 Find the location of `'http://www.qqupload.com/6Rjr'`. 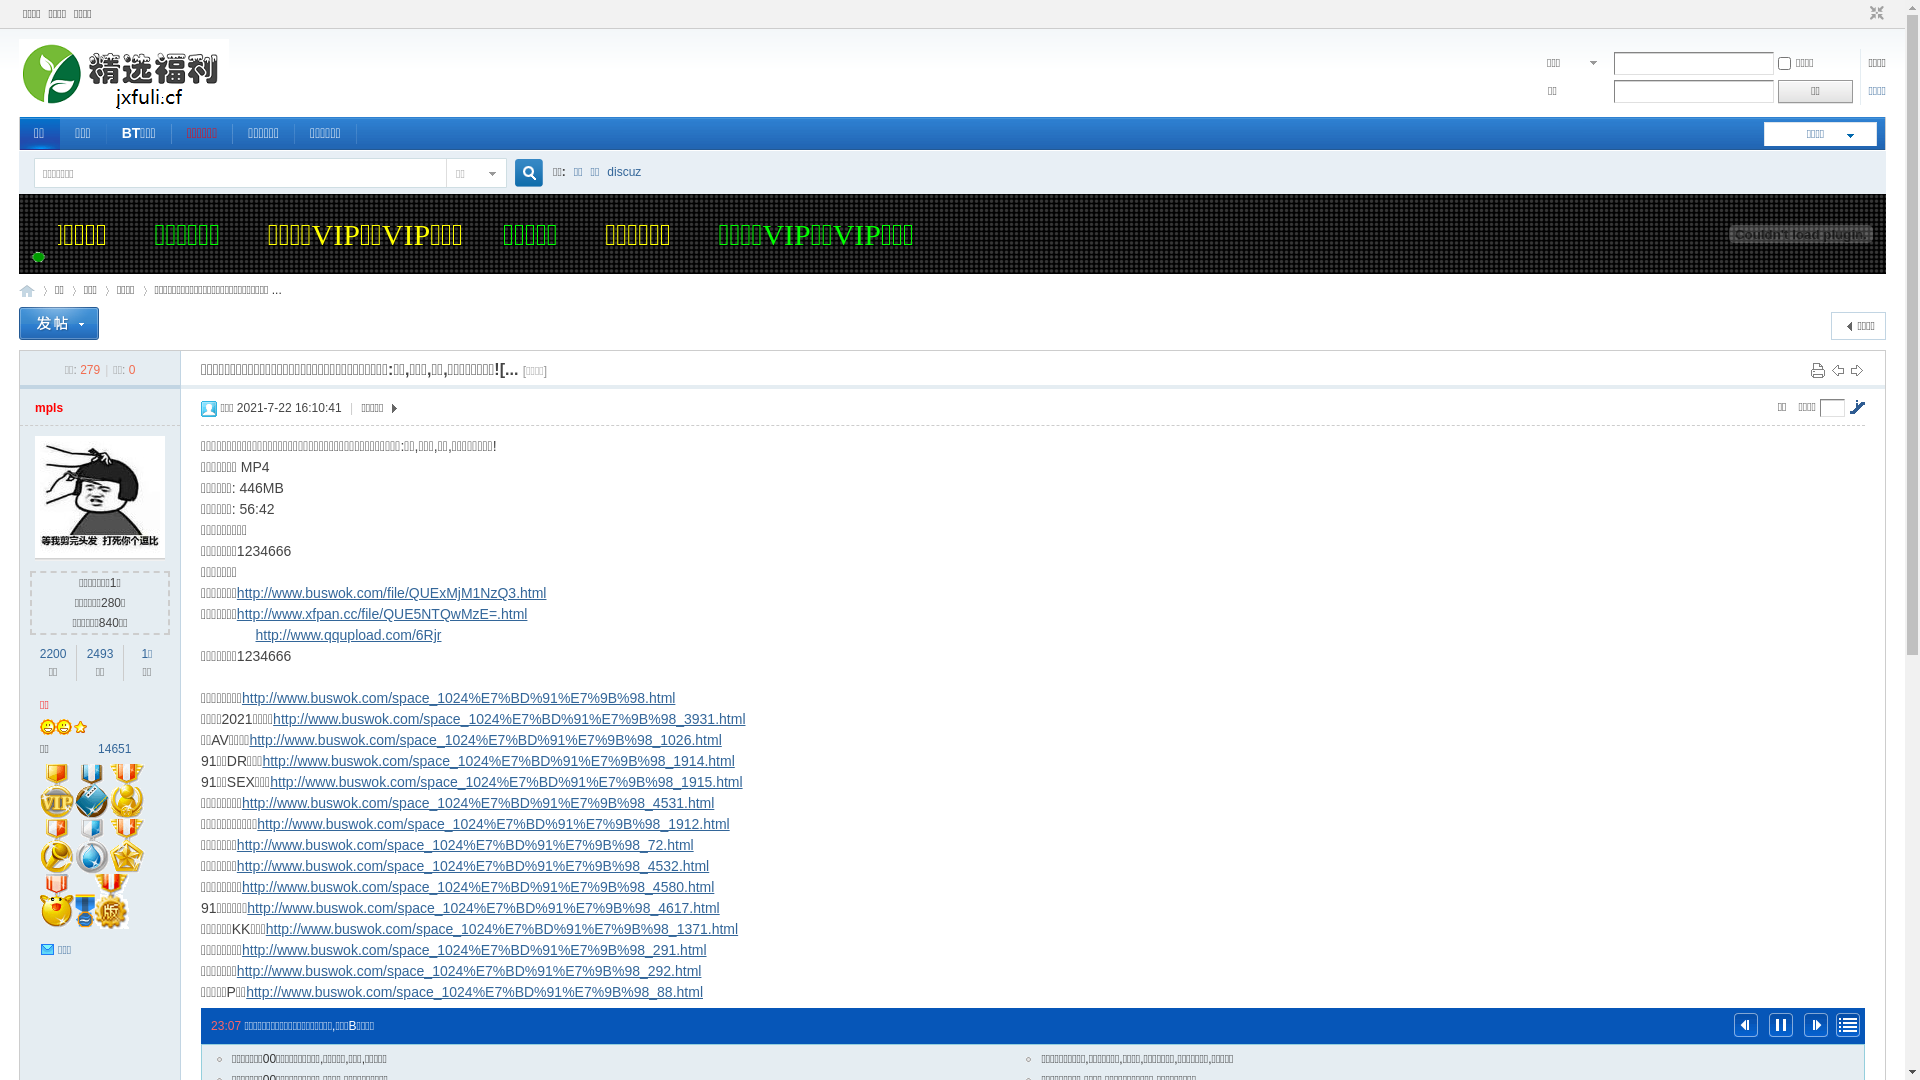

'http://www.qqupload.com/6Rjr' is located at coordinates (349, 635).